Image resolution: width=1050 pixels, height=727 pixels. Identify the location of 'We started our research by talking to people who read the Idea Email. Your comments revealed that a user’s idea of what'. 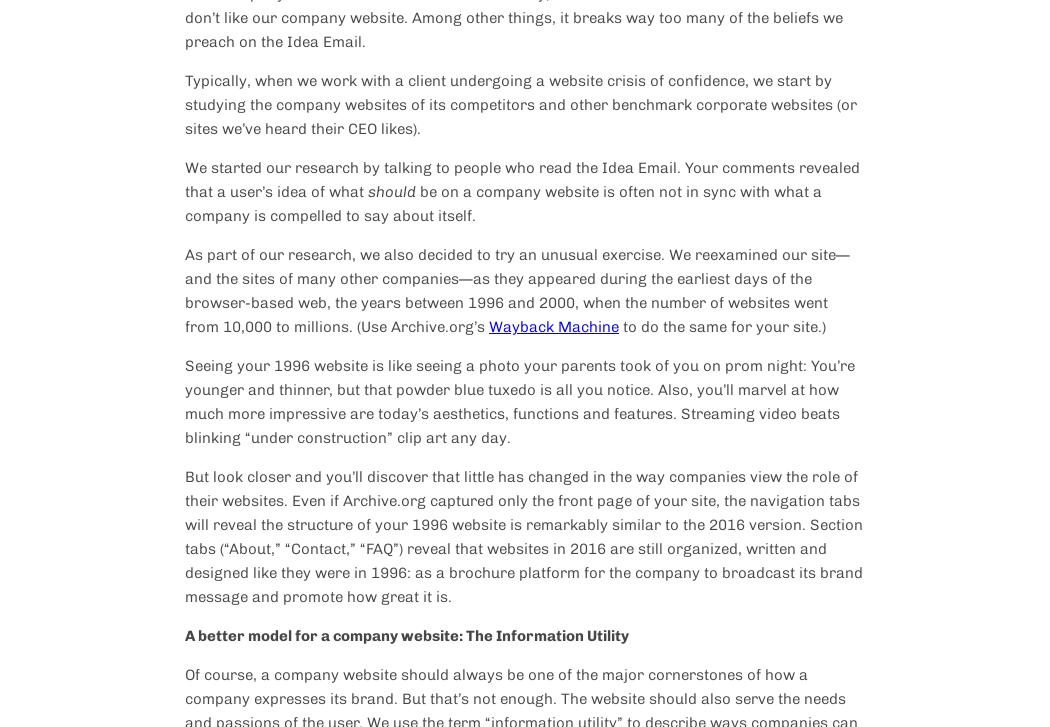
(521, 180).